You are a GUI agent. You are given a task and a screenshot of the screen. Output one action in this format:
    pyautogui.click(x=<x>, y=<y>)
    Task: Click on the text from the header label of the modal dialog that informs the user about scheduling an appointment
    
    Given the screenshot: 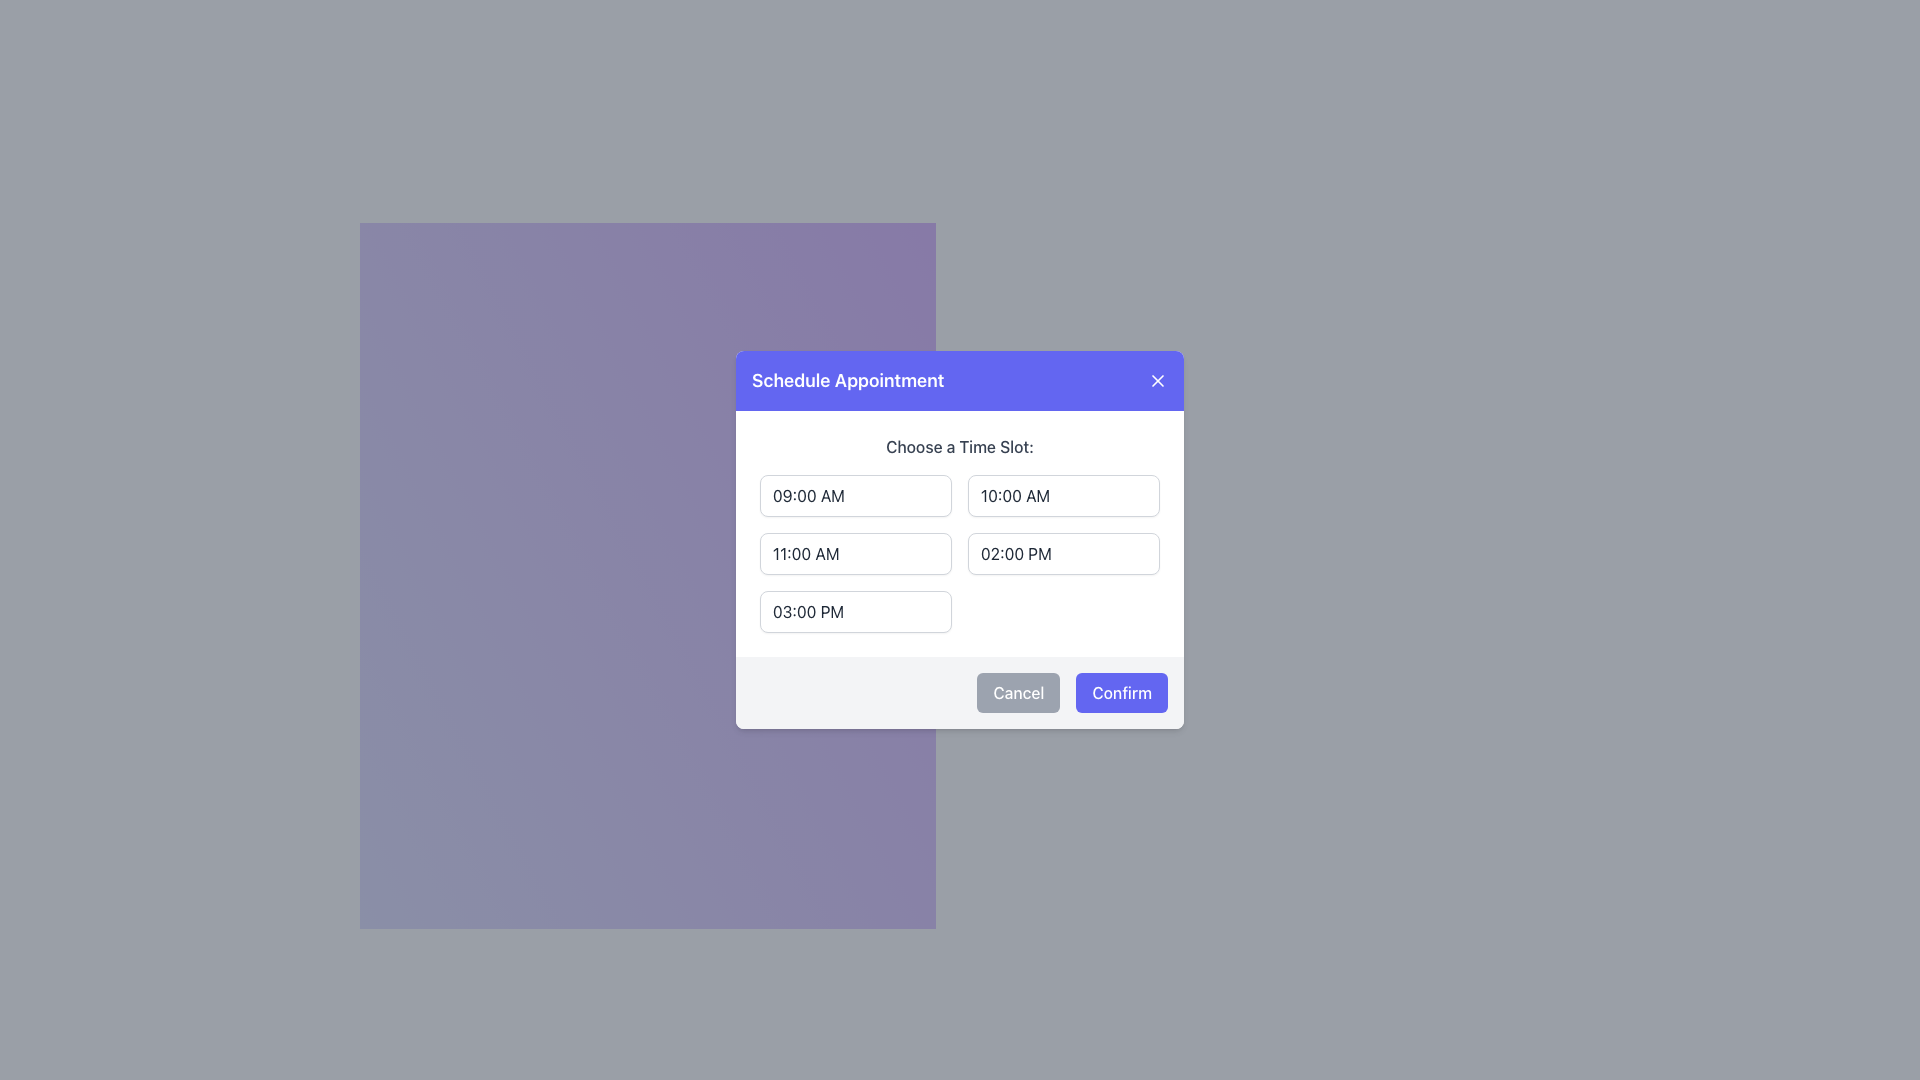 What is the action you would take?
    pyautogui.click(x=848, y=381)
    